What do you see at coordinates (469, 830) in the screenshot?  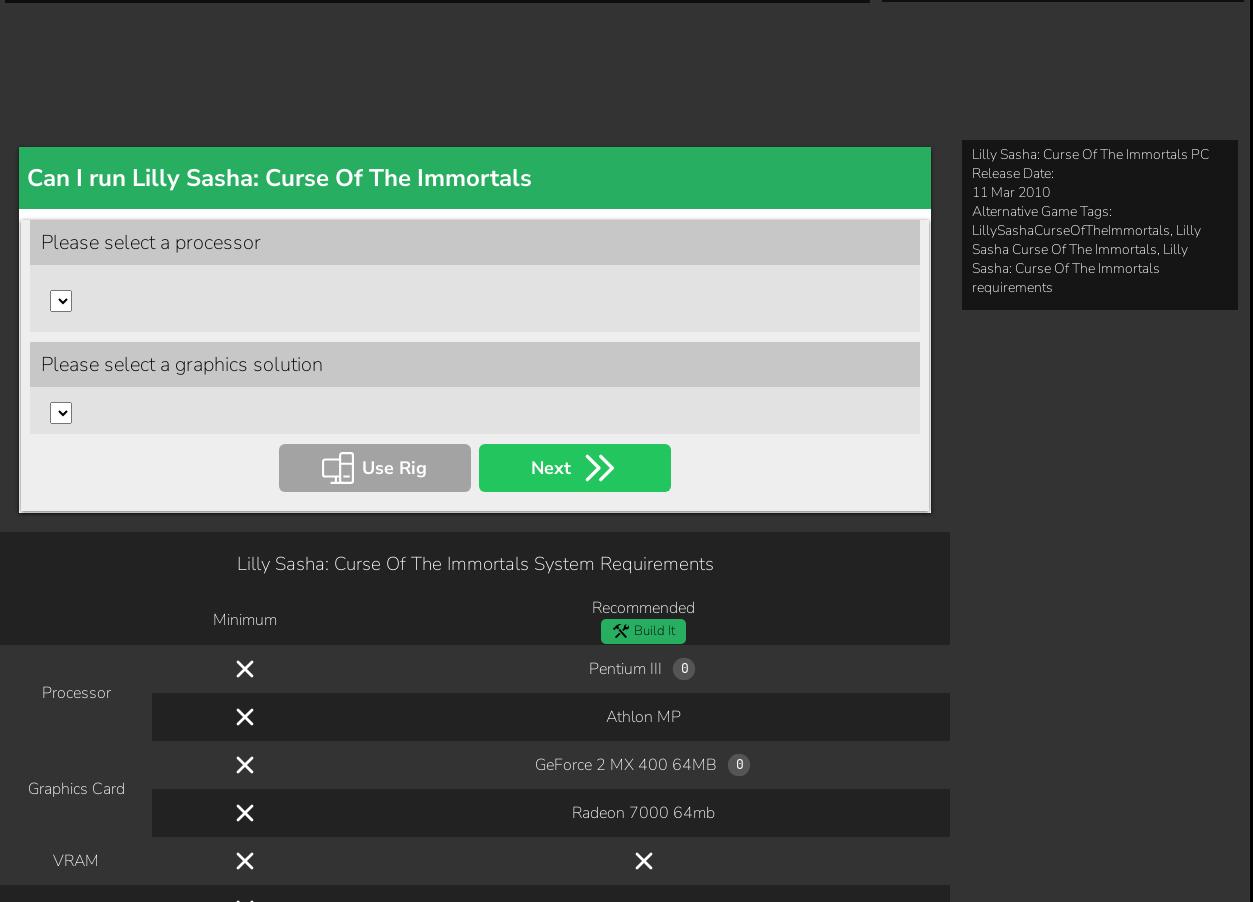 I see `'Login'` at bounding box center [469, 830].